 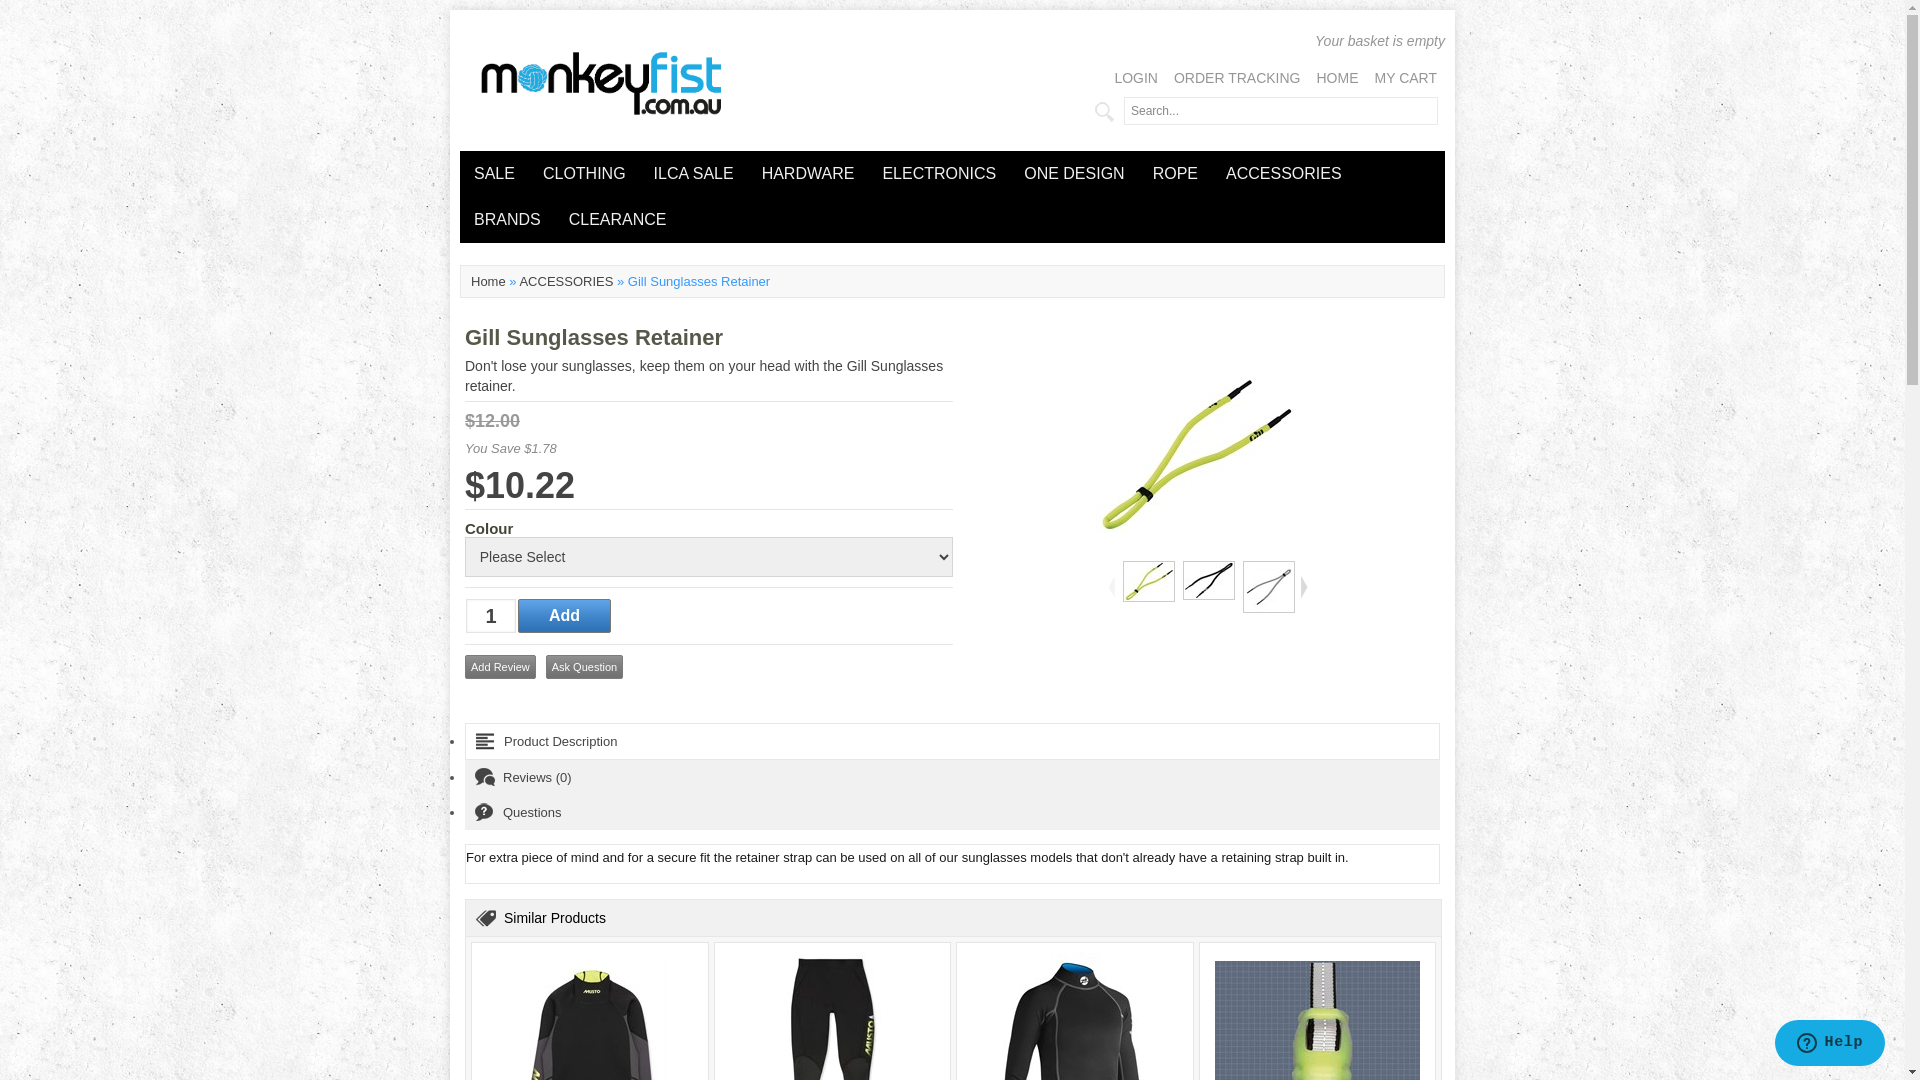 What do you see at coordinates (694, 172) in the screenshot?
I see `'ILCA SALE'` at bounding box center [694, 172].